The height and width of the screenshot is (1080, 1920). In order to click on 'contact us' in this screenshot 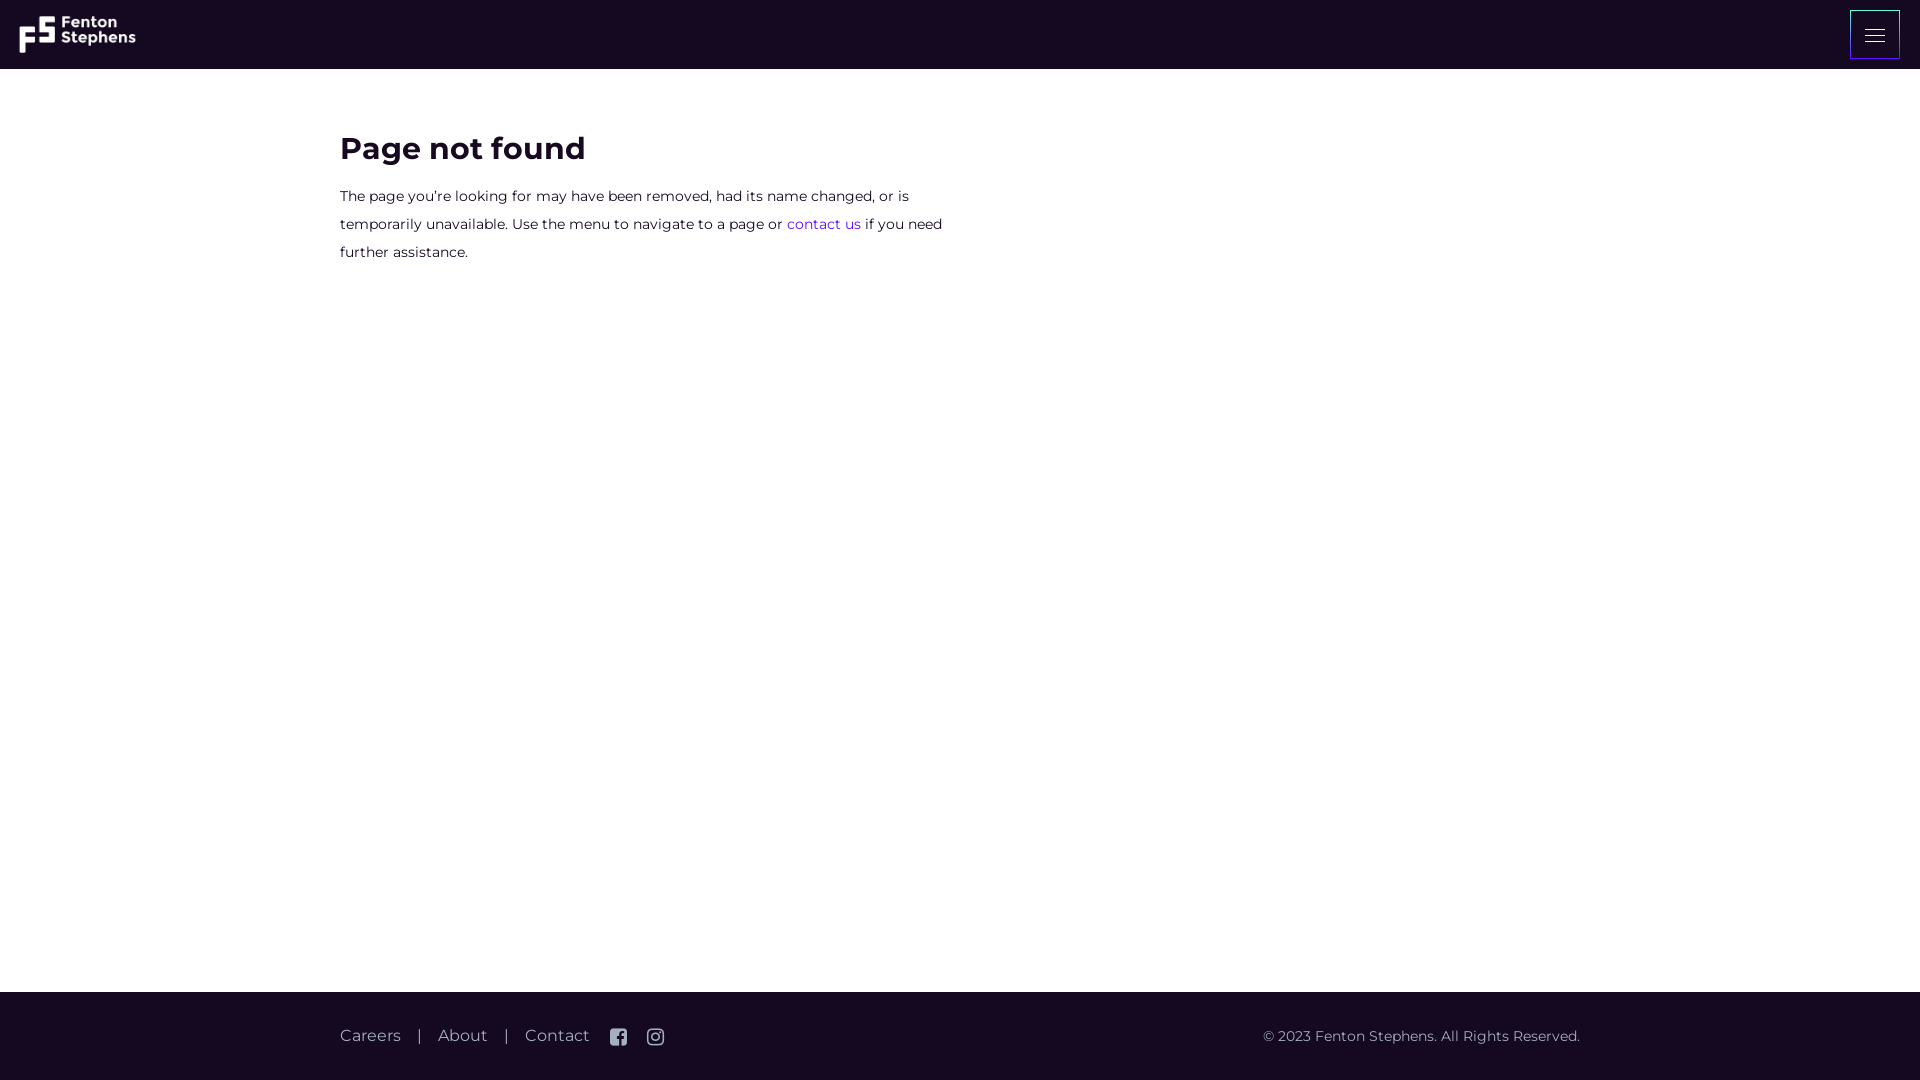, I will do `click(824, 223)`.